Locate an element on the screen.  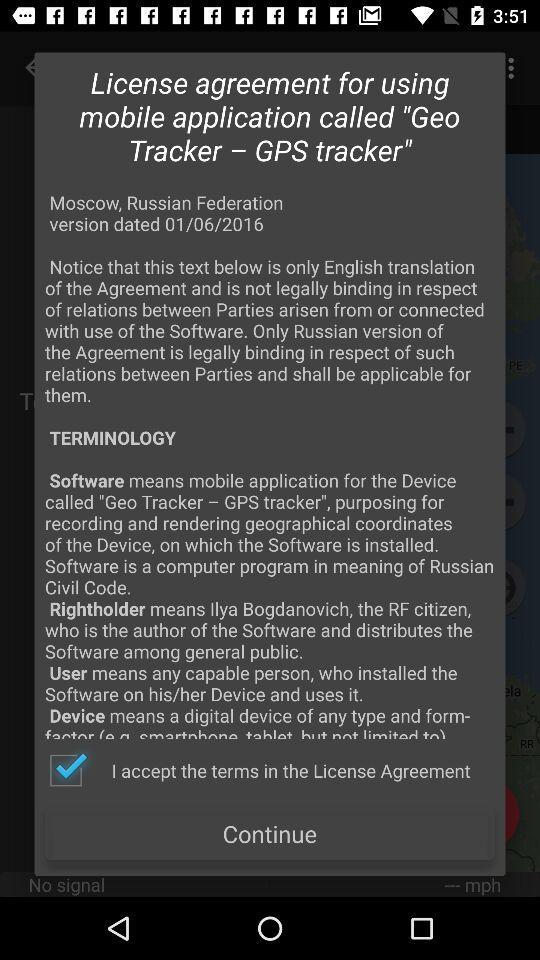
moscow russian federation app is located at coordinates (270, 464).